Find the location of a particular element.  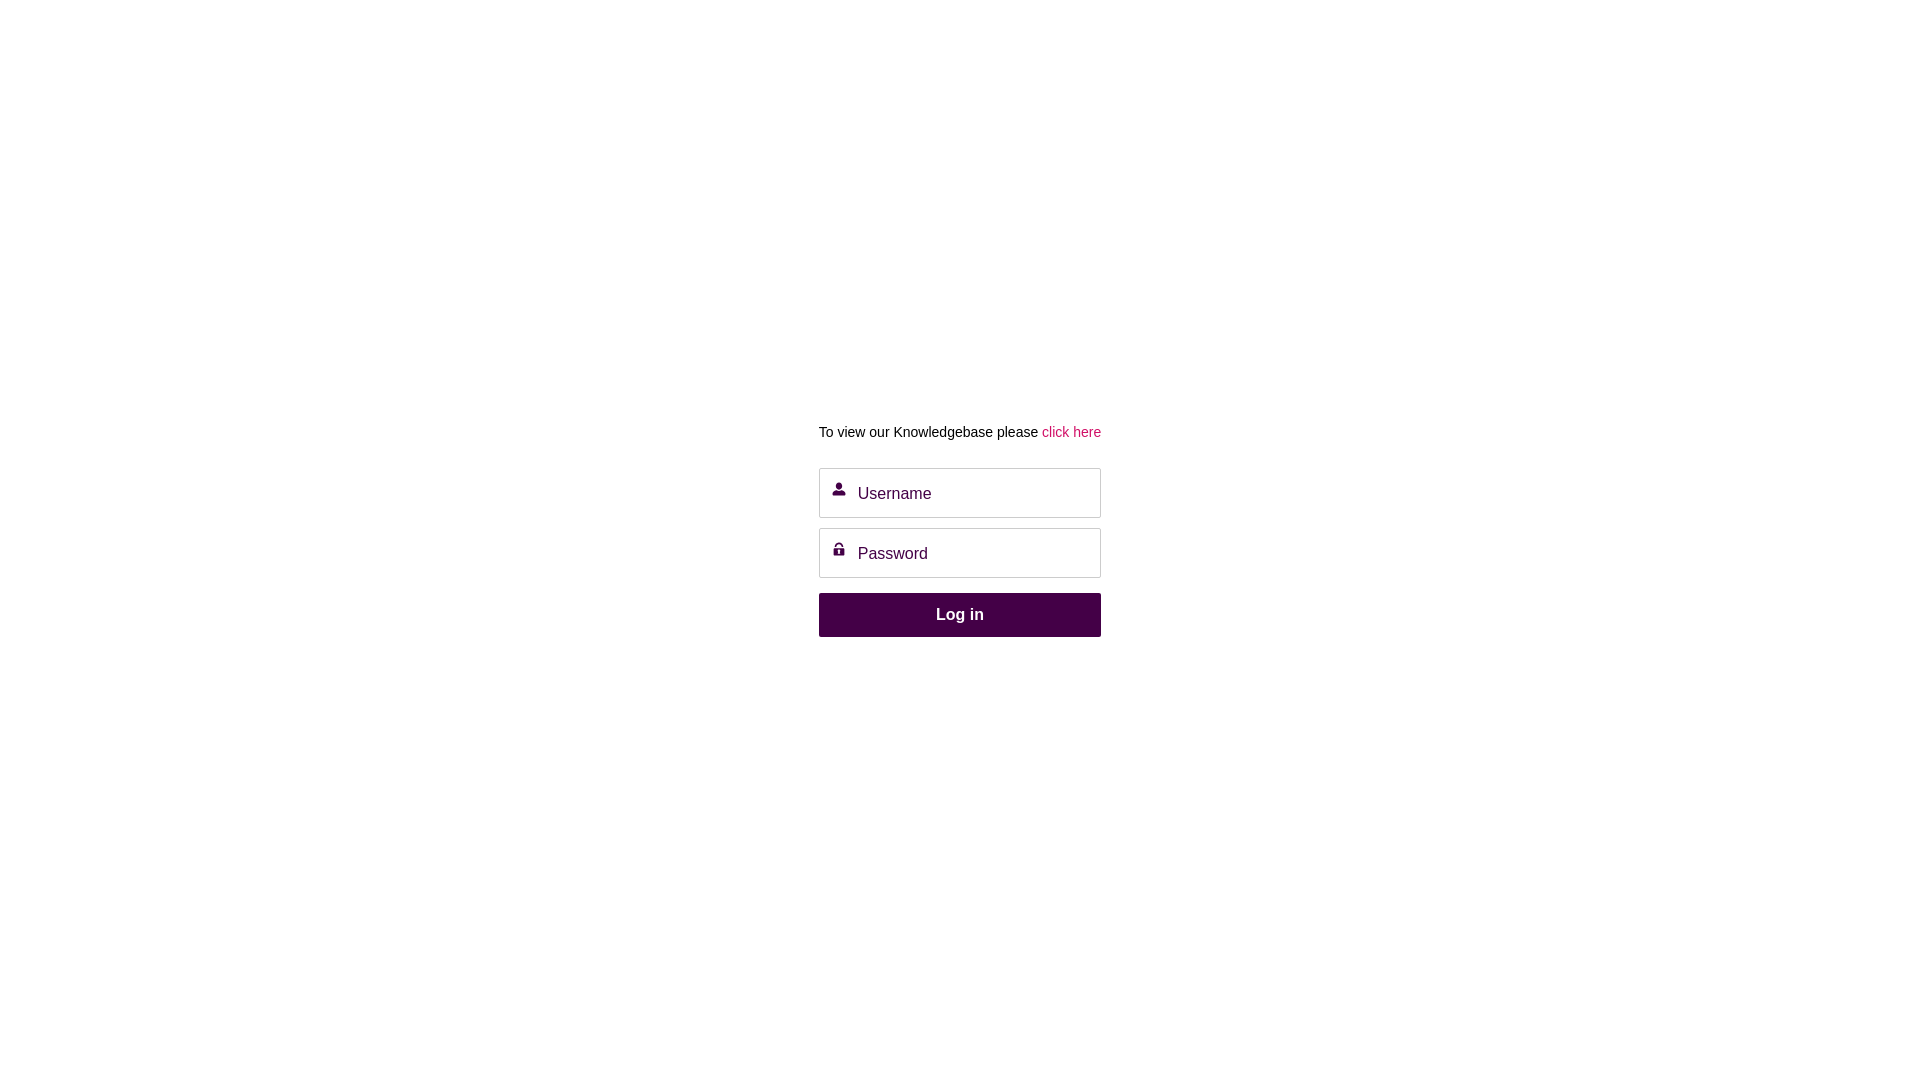

'click here' is located at coordinates (1037, 431).